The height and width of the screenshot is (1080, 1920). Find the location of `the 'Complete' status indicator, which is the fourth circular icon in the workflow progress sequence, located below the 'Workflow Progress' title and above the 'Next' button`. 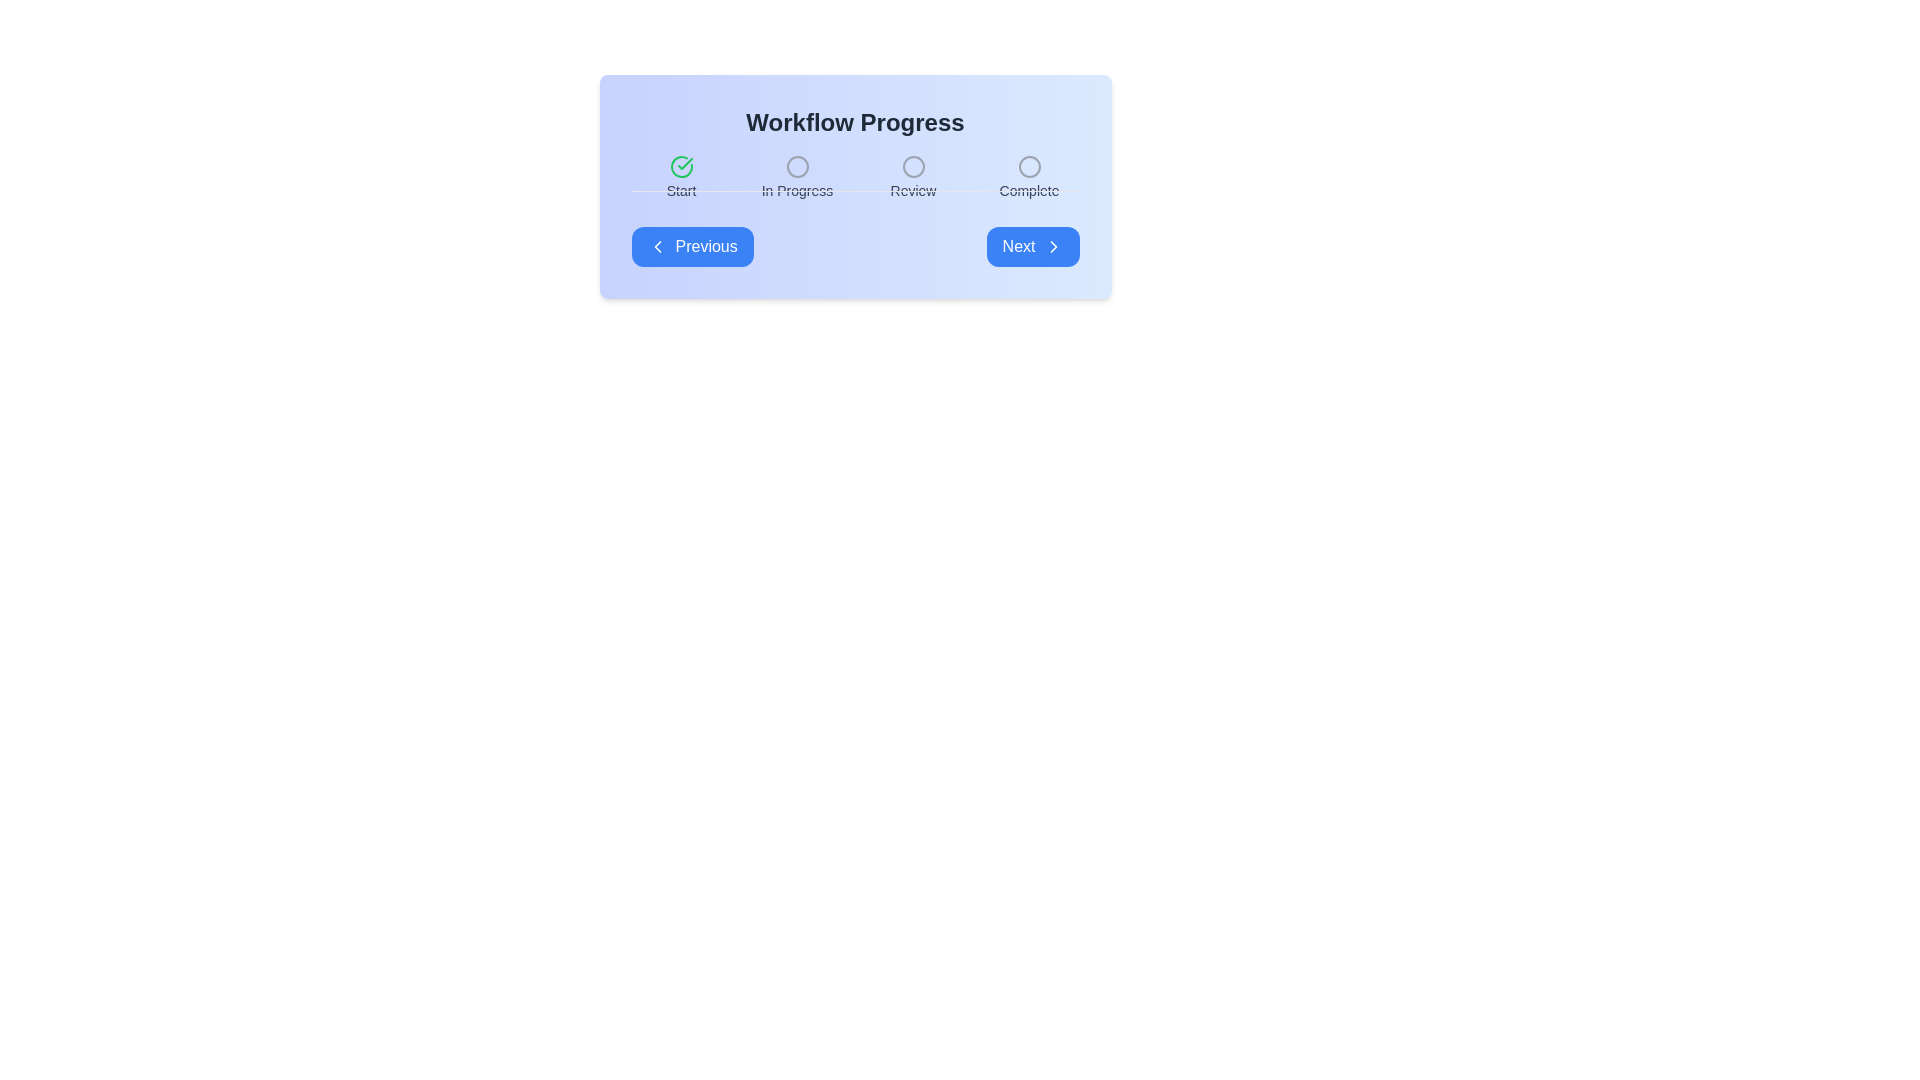

the 'Complete' status indicator, which is the fourth circular icon in the workflow progress sequence, located below the 'Workflow Progress' title and above the 'Next' button is located at coordinates (1029, 165).